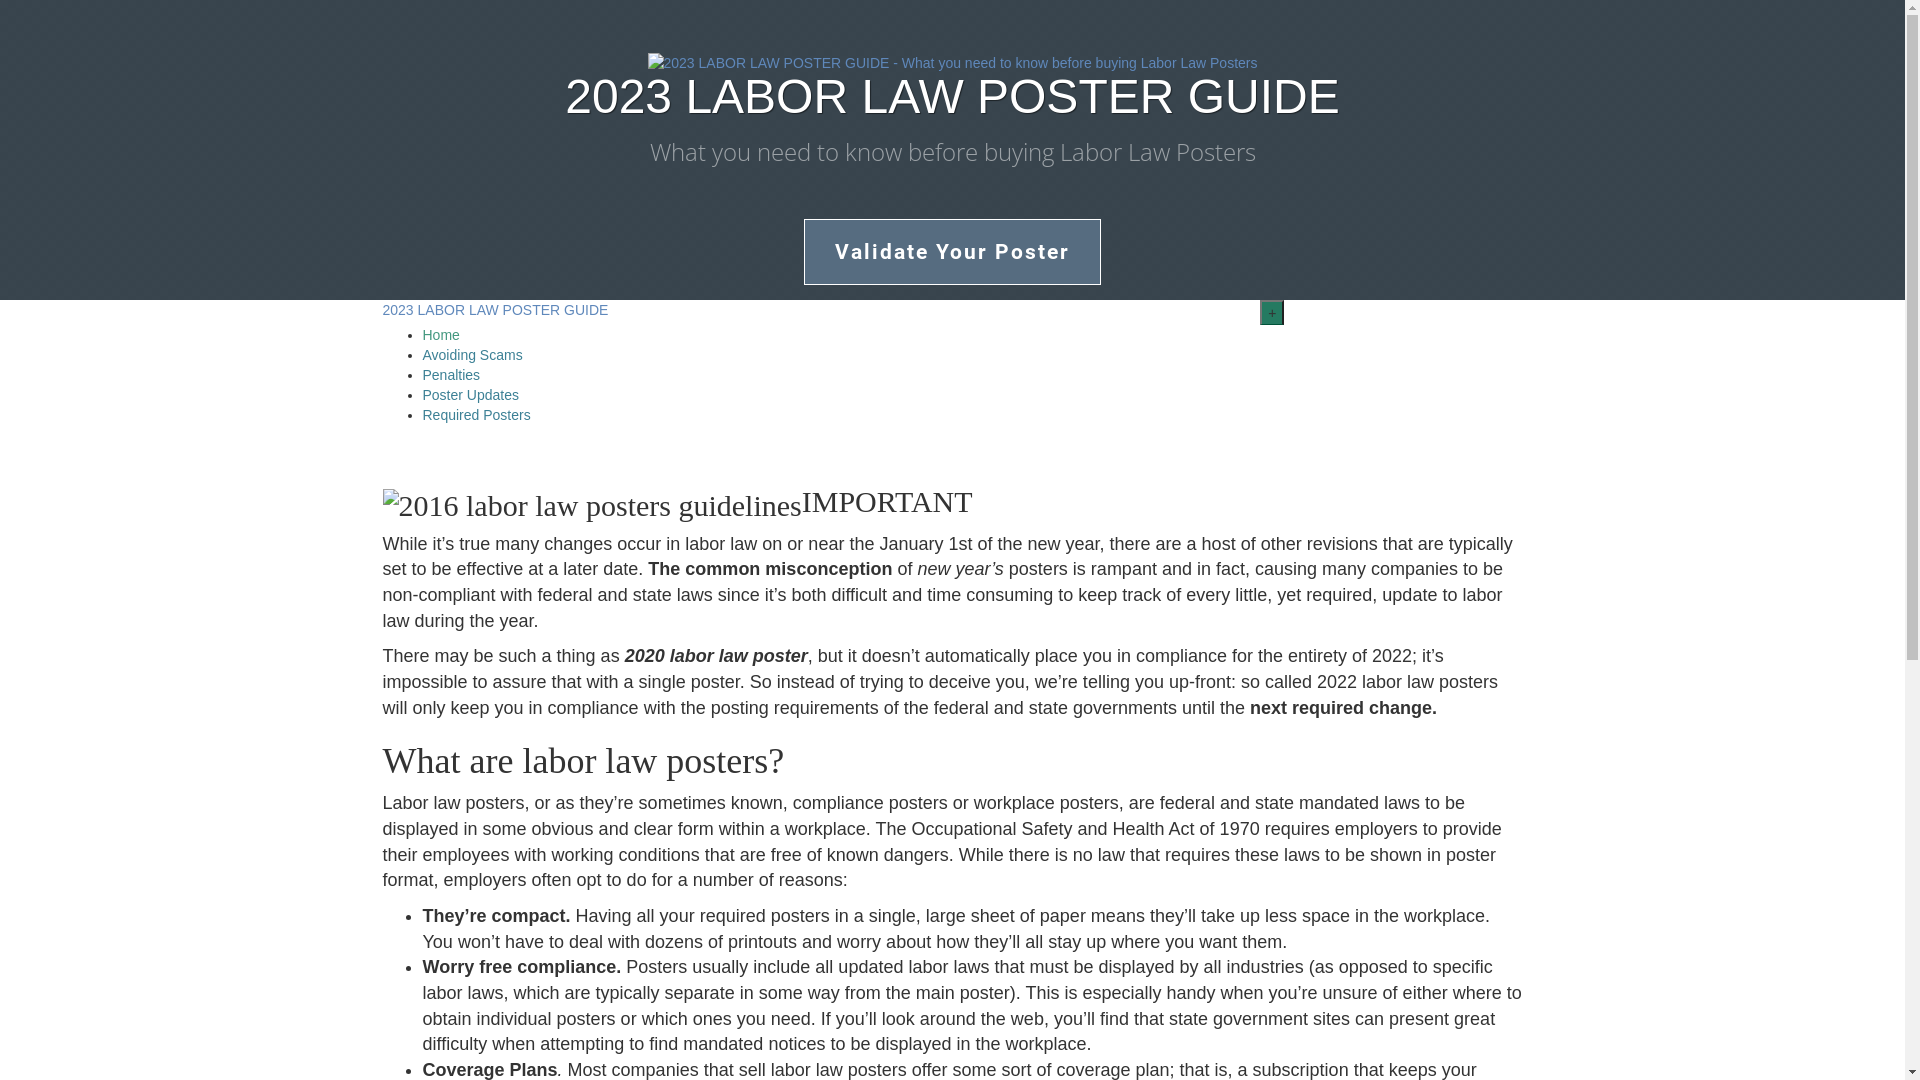 This screenshot has height=1080, width=1920. Describe the element at coordinates (190, 150) in the screenshot. I see `'What you need to know before buying Labor Law Posters'` at that location.